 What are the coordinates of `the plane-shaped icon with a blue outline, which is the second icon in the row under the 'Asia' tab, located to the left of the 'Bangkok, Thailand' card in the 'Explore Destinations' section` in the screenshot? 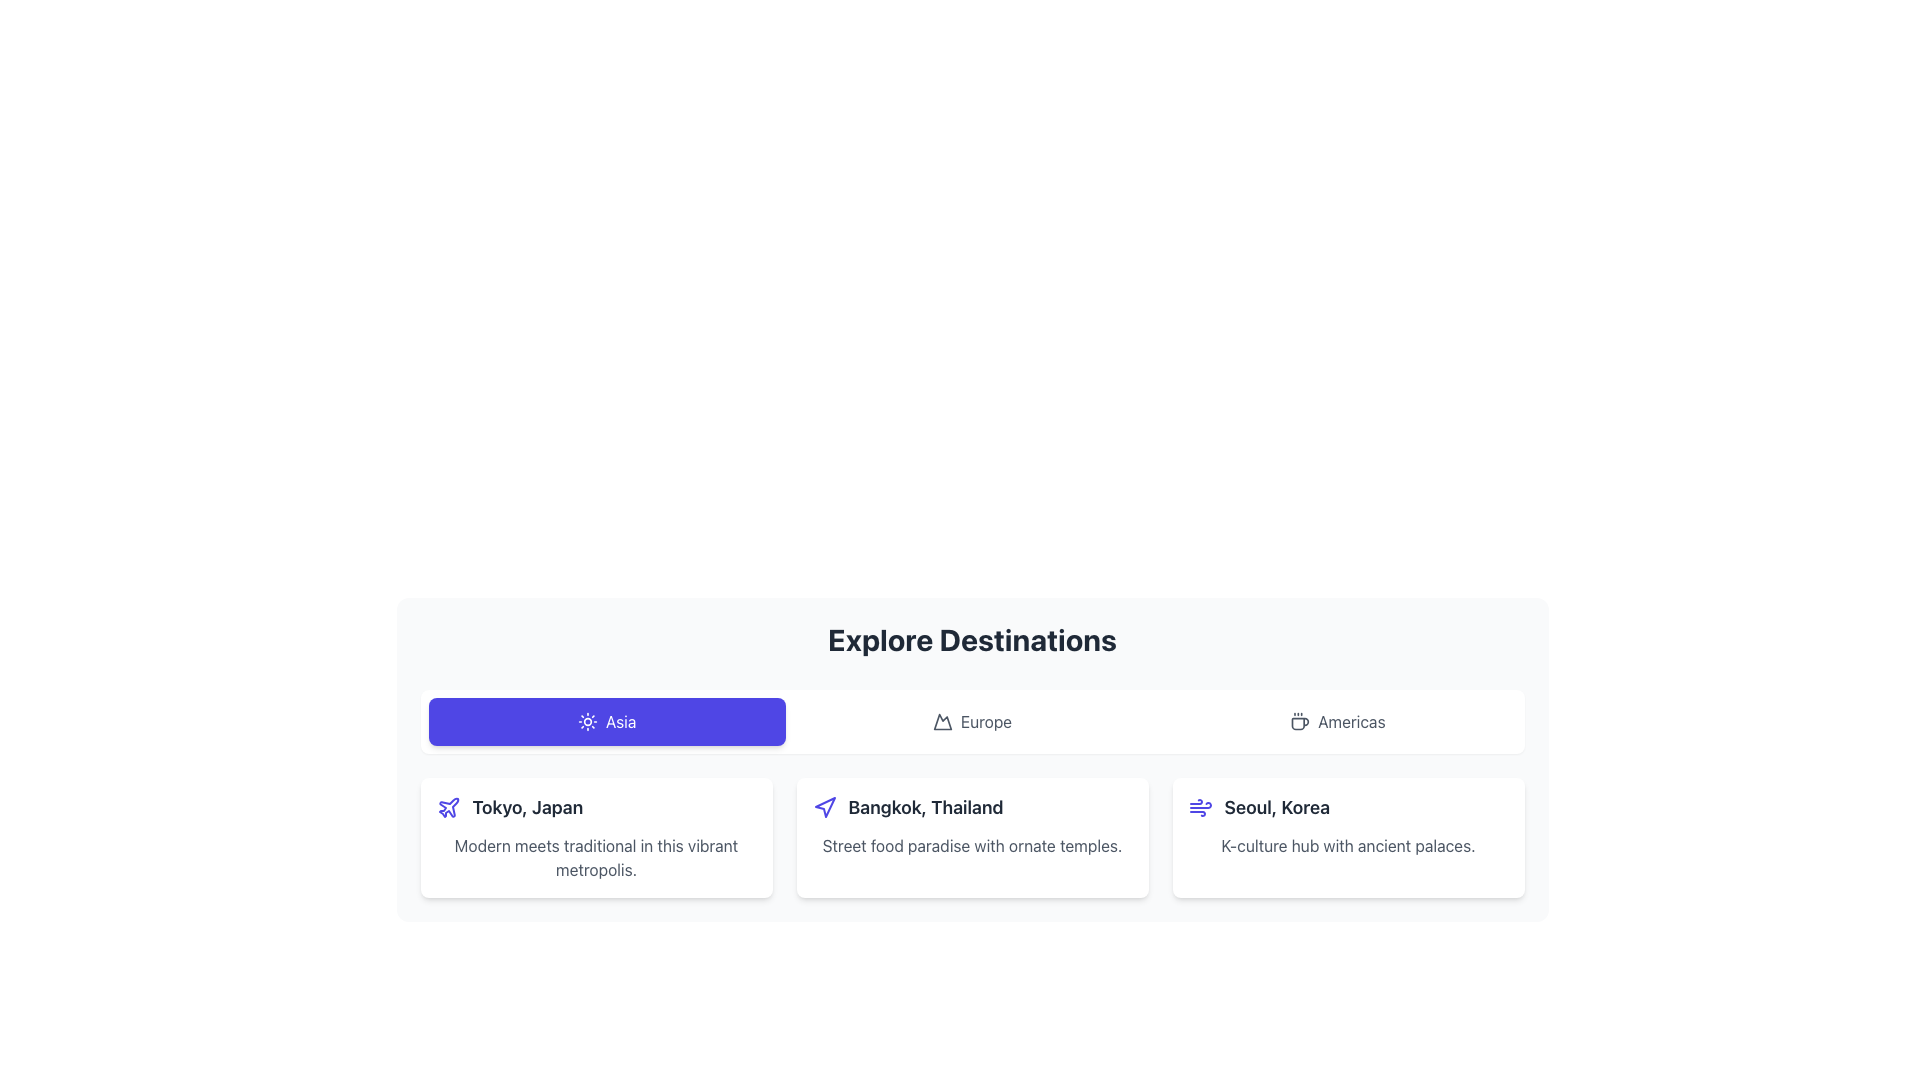 It's located at (447, 806).